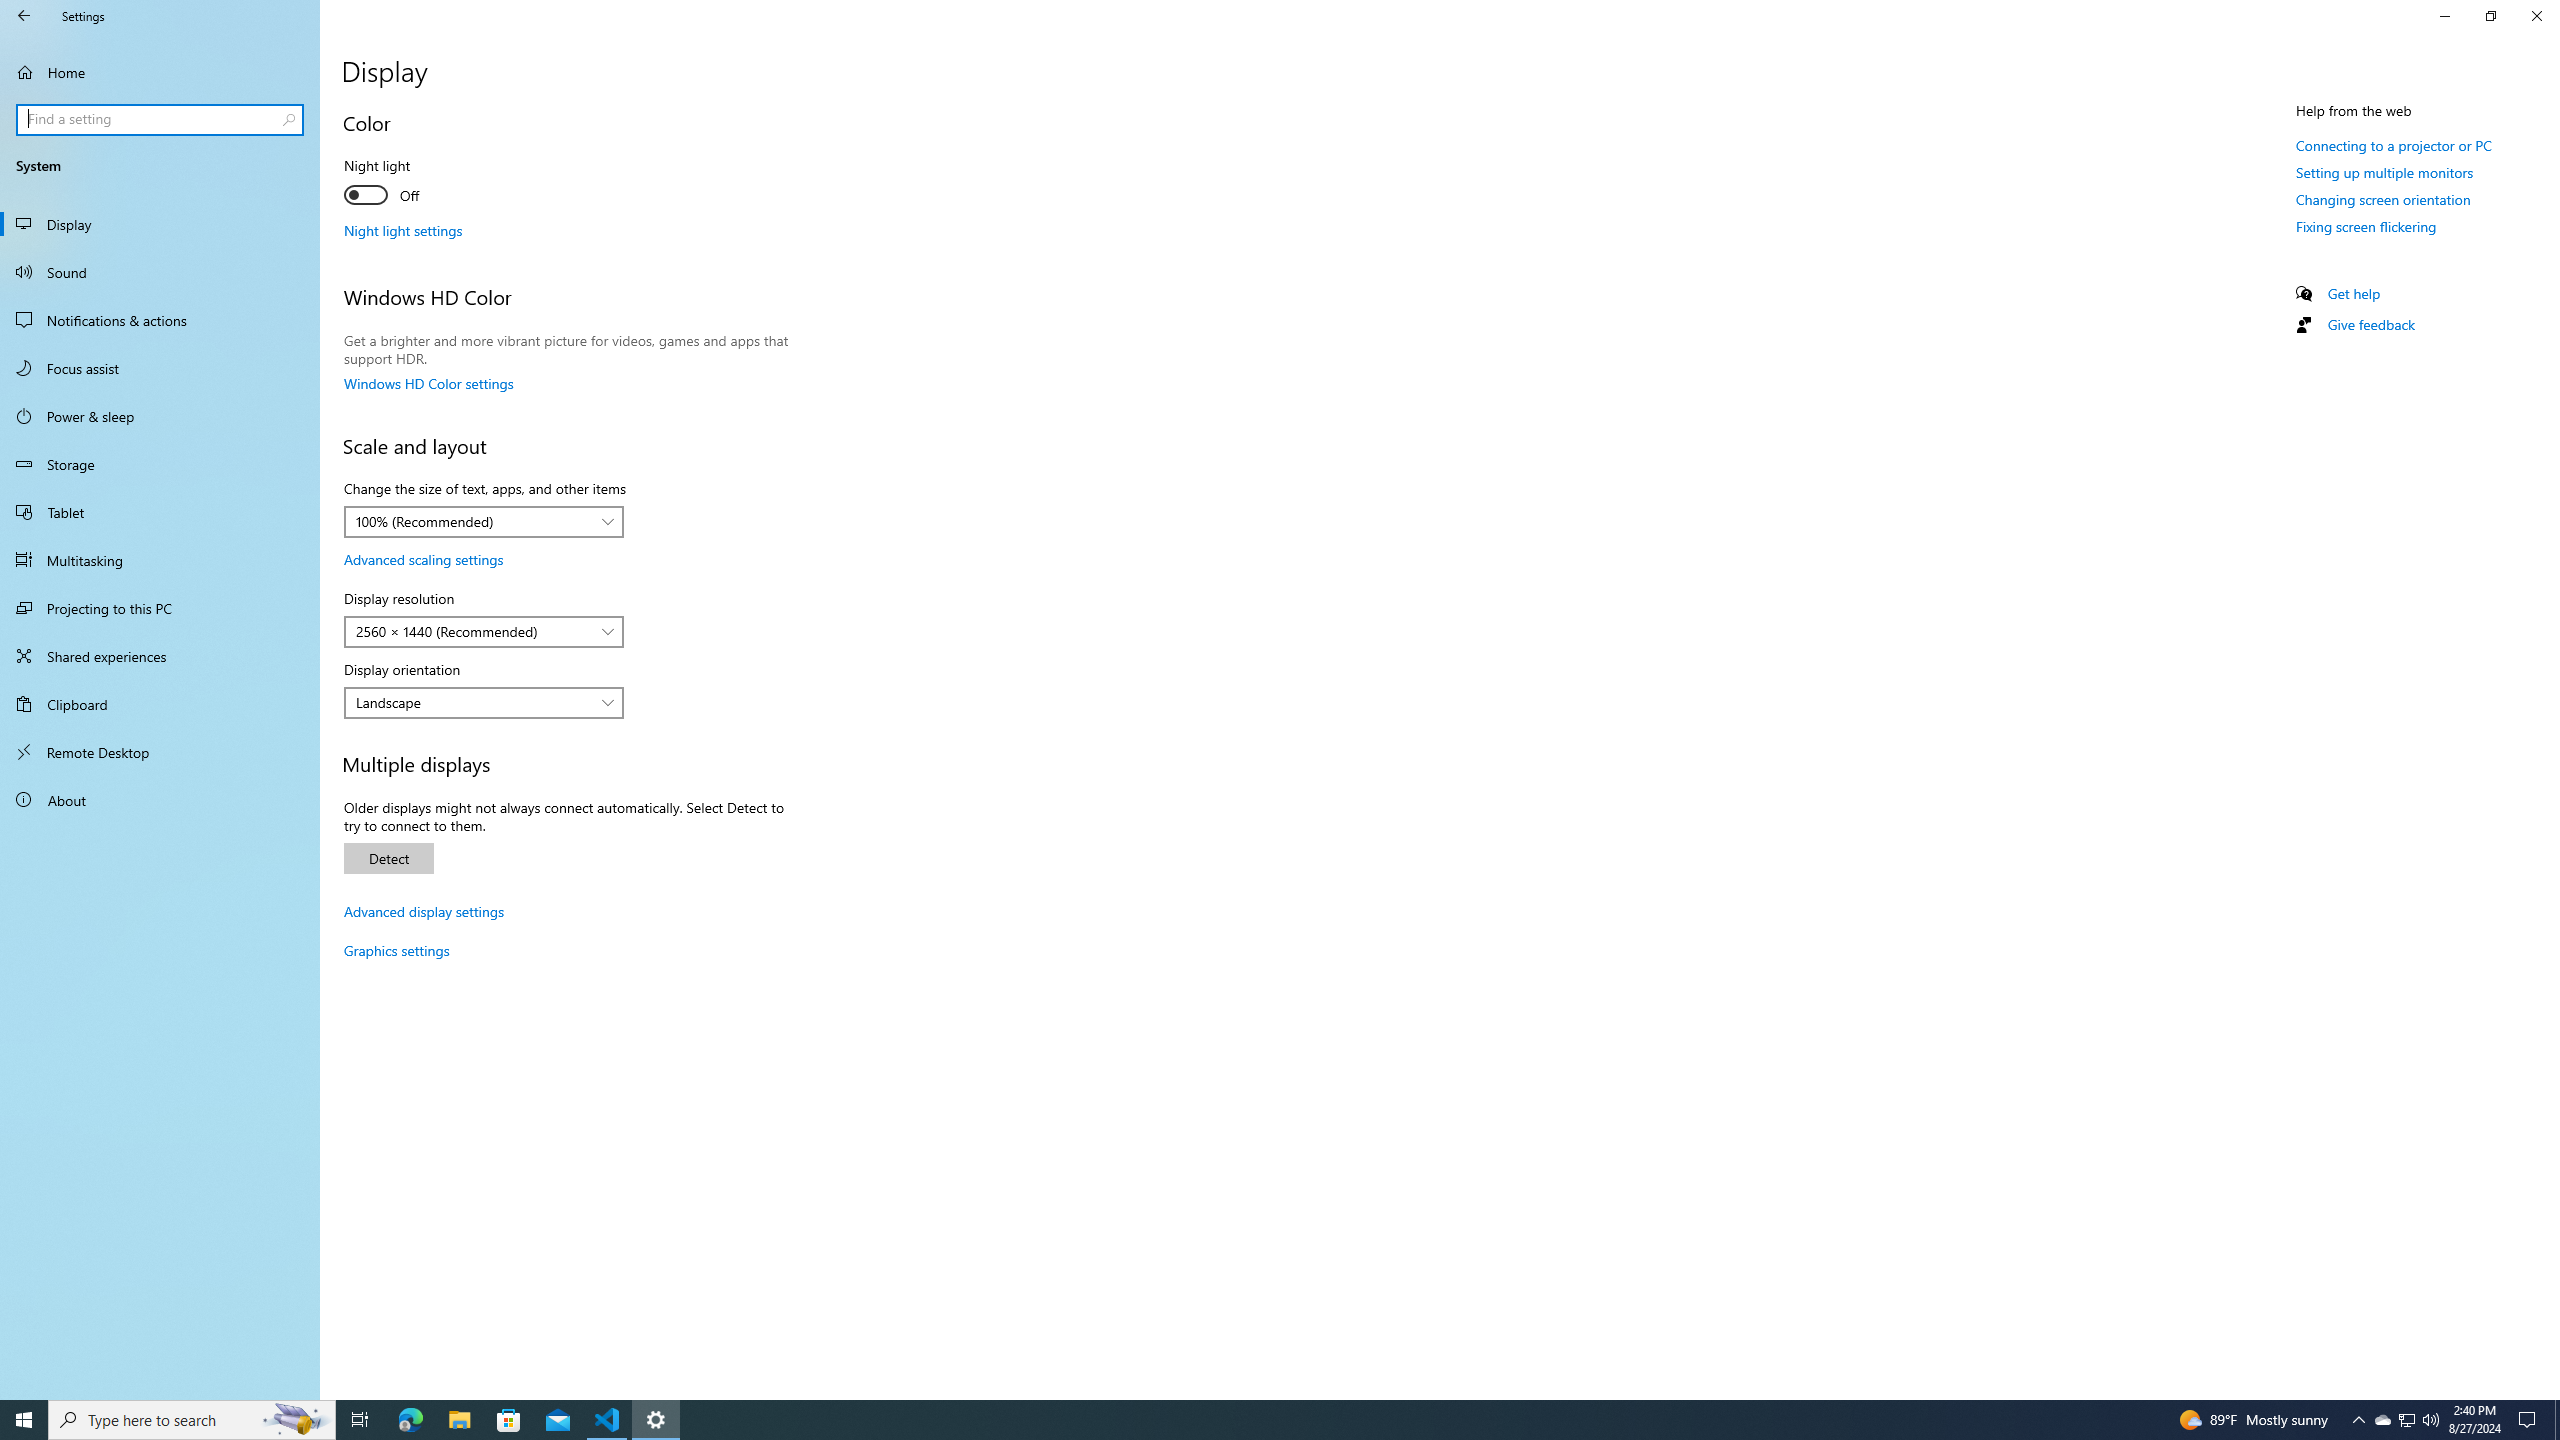  What do you see at coordinates (159, 704) in the screenshot?
I see `'Clipboard'` at bounding box center [159, 704].